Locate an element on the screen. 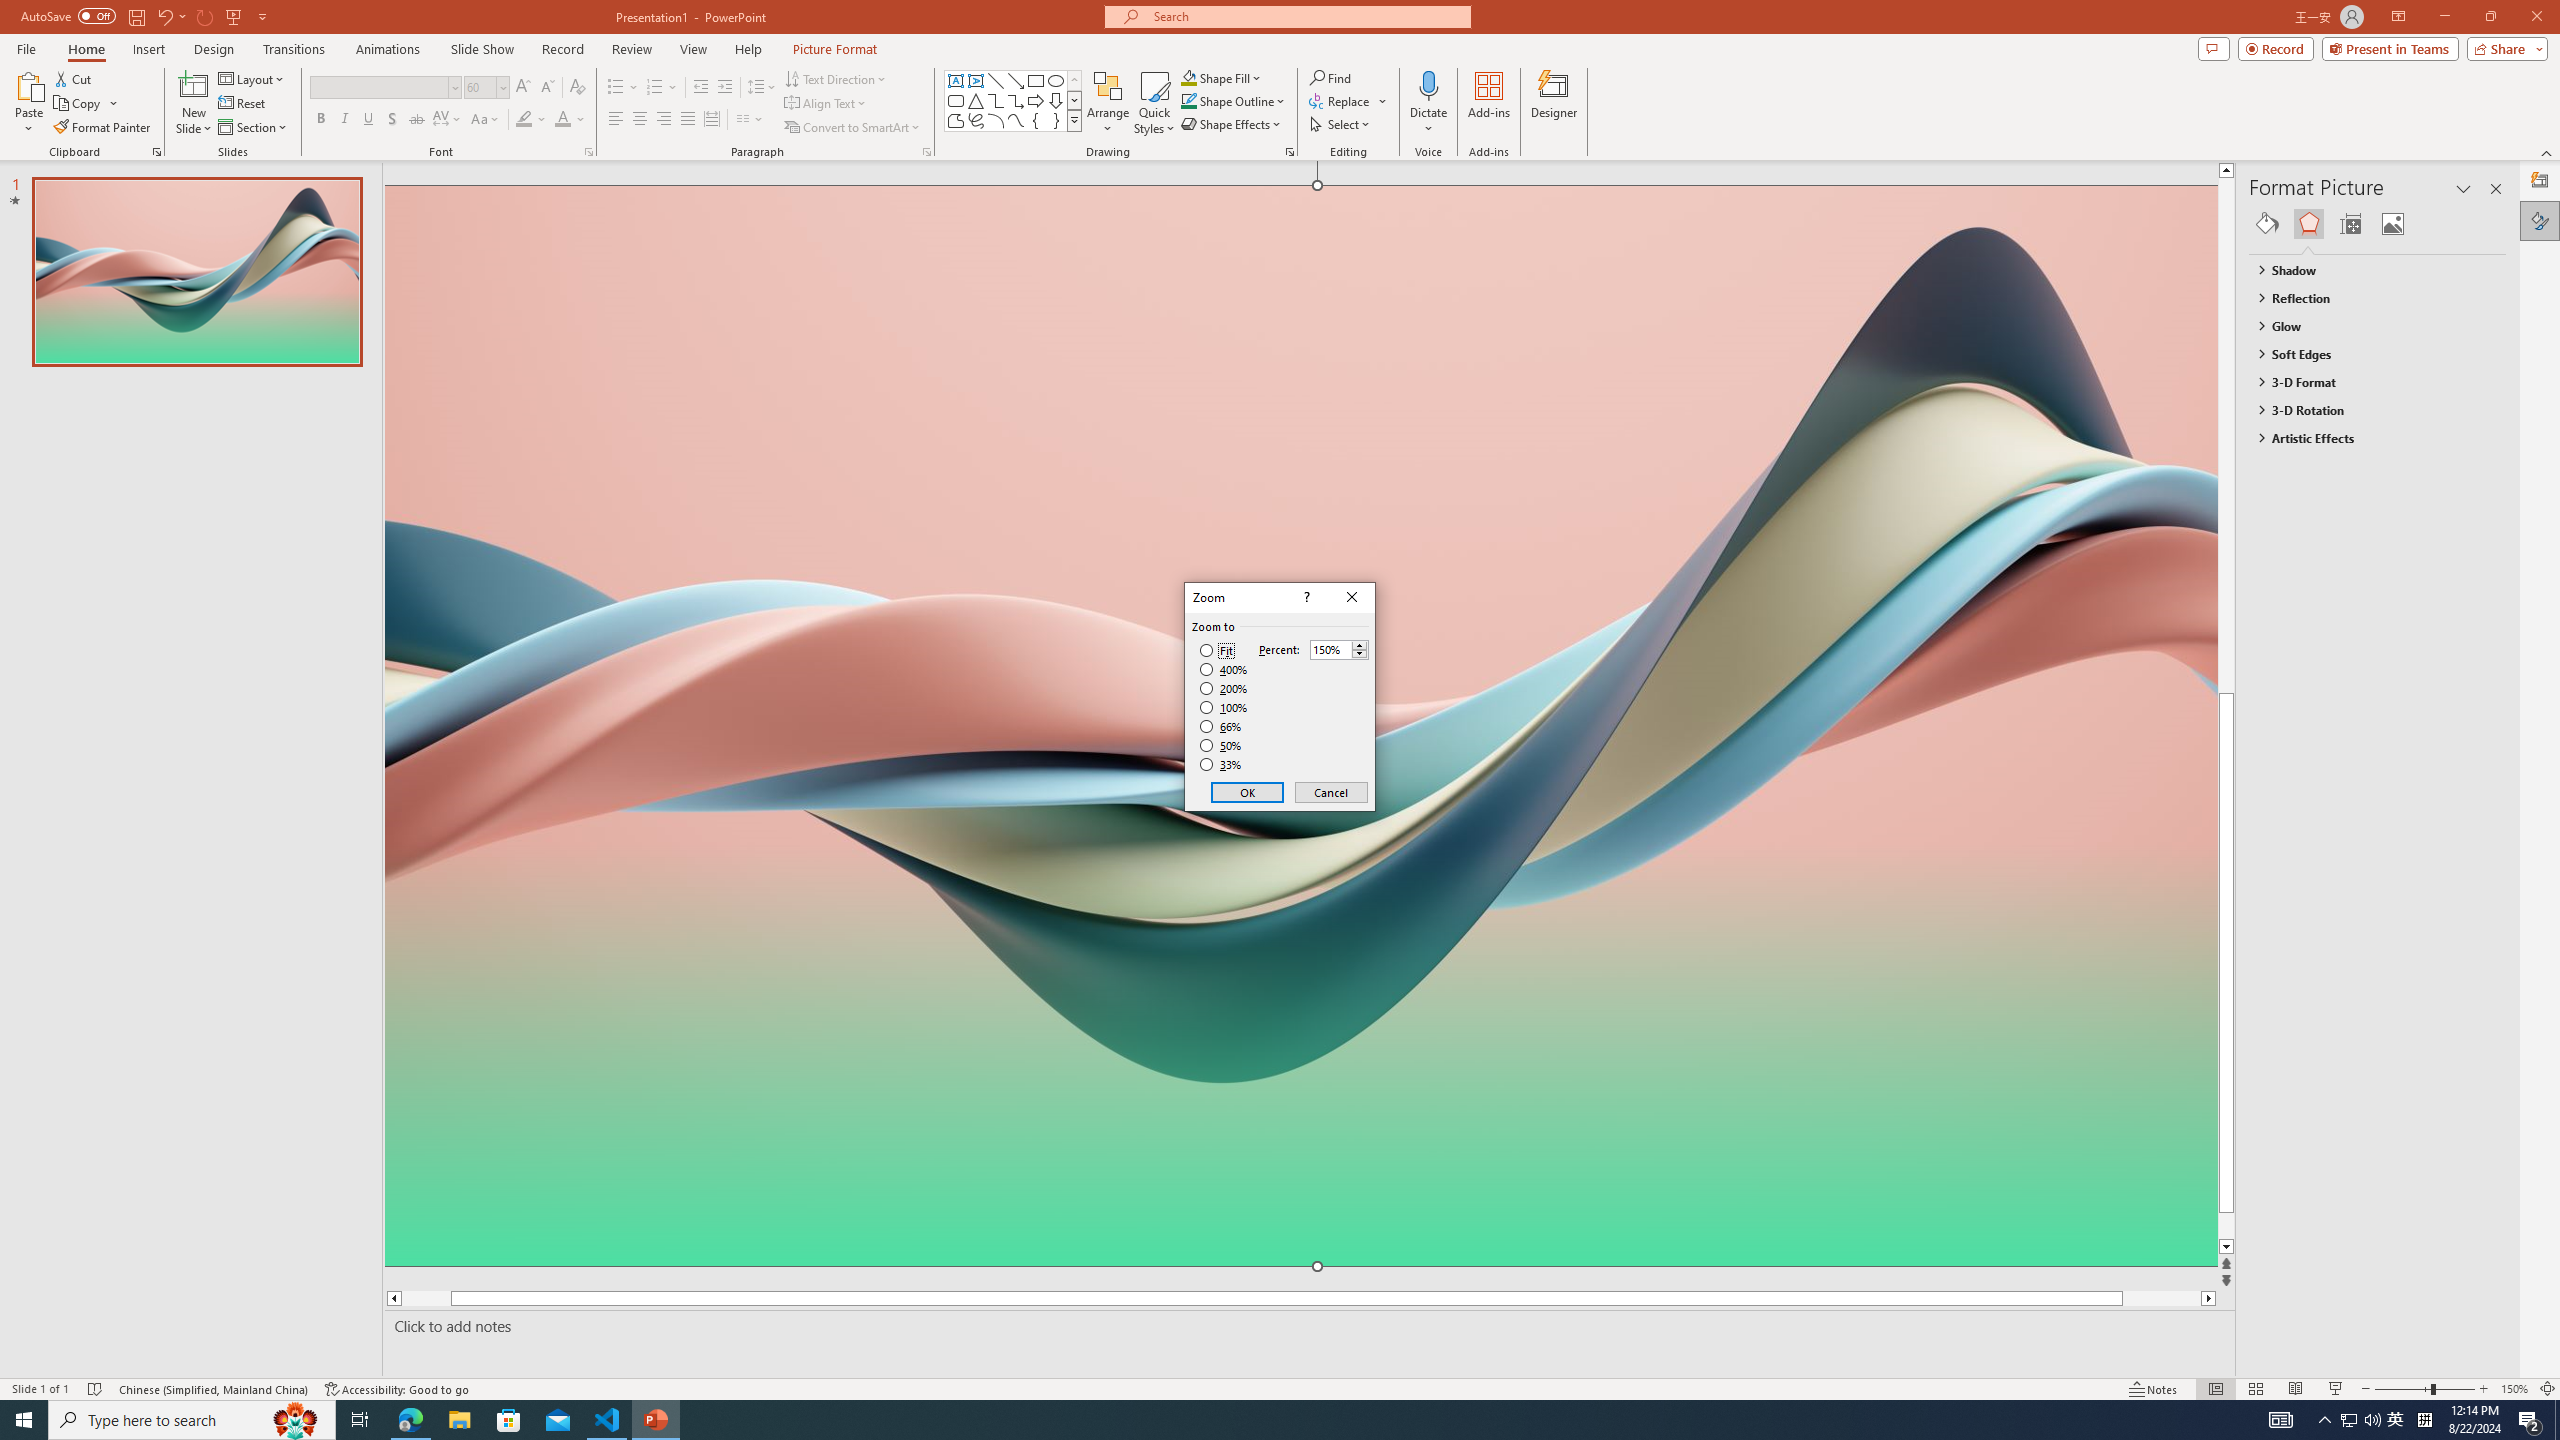 The width and height of the screenshot is (2560, 1440). 'Context help' is located at coordinates (1304, 597).